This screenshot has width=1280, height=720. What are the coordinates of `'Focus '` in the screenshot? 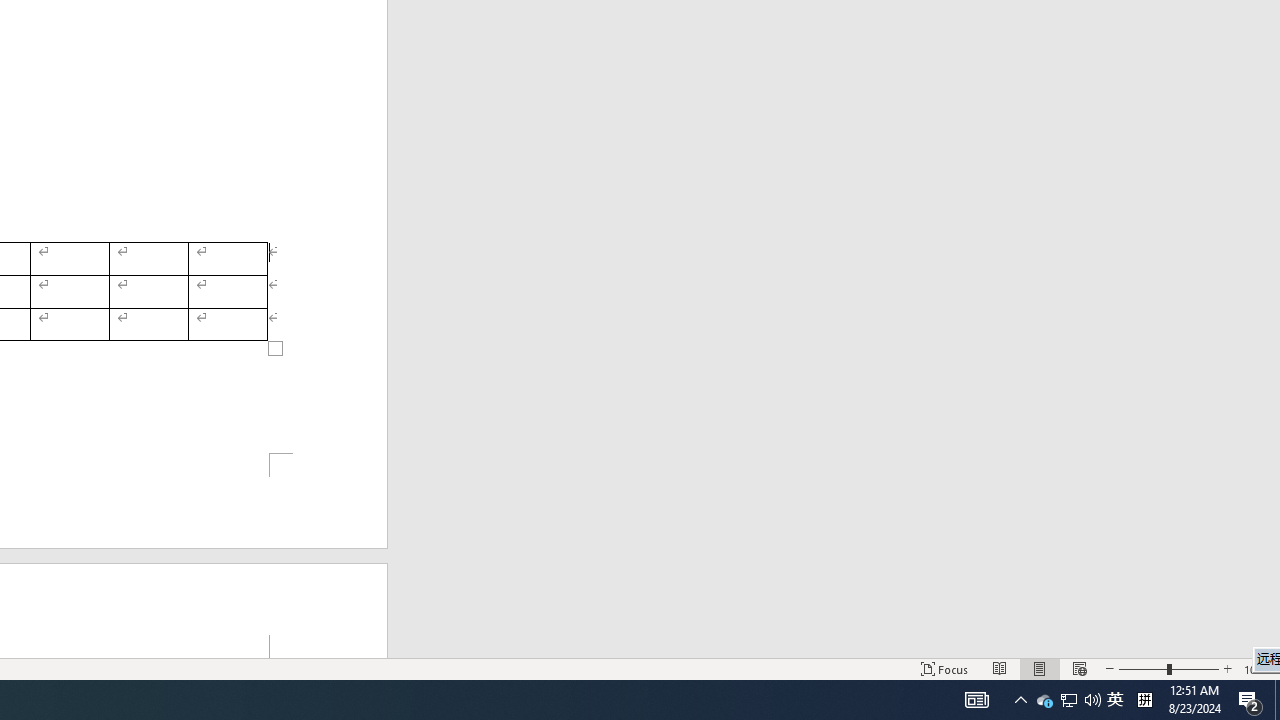 It's located at (943, 669).